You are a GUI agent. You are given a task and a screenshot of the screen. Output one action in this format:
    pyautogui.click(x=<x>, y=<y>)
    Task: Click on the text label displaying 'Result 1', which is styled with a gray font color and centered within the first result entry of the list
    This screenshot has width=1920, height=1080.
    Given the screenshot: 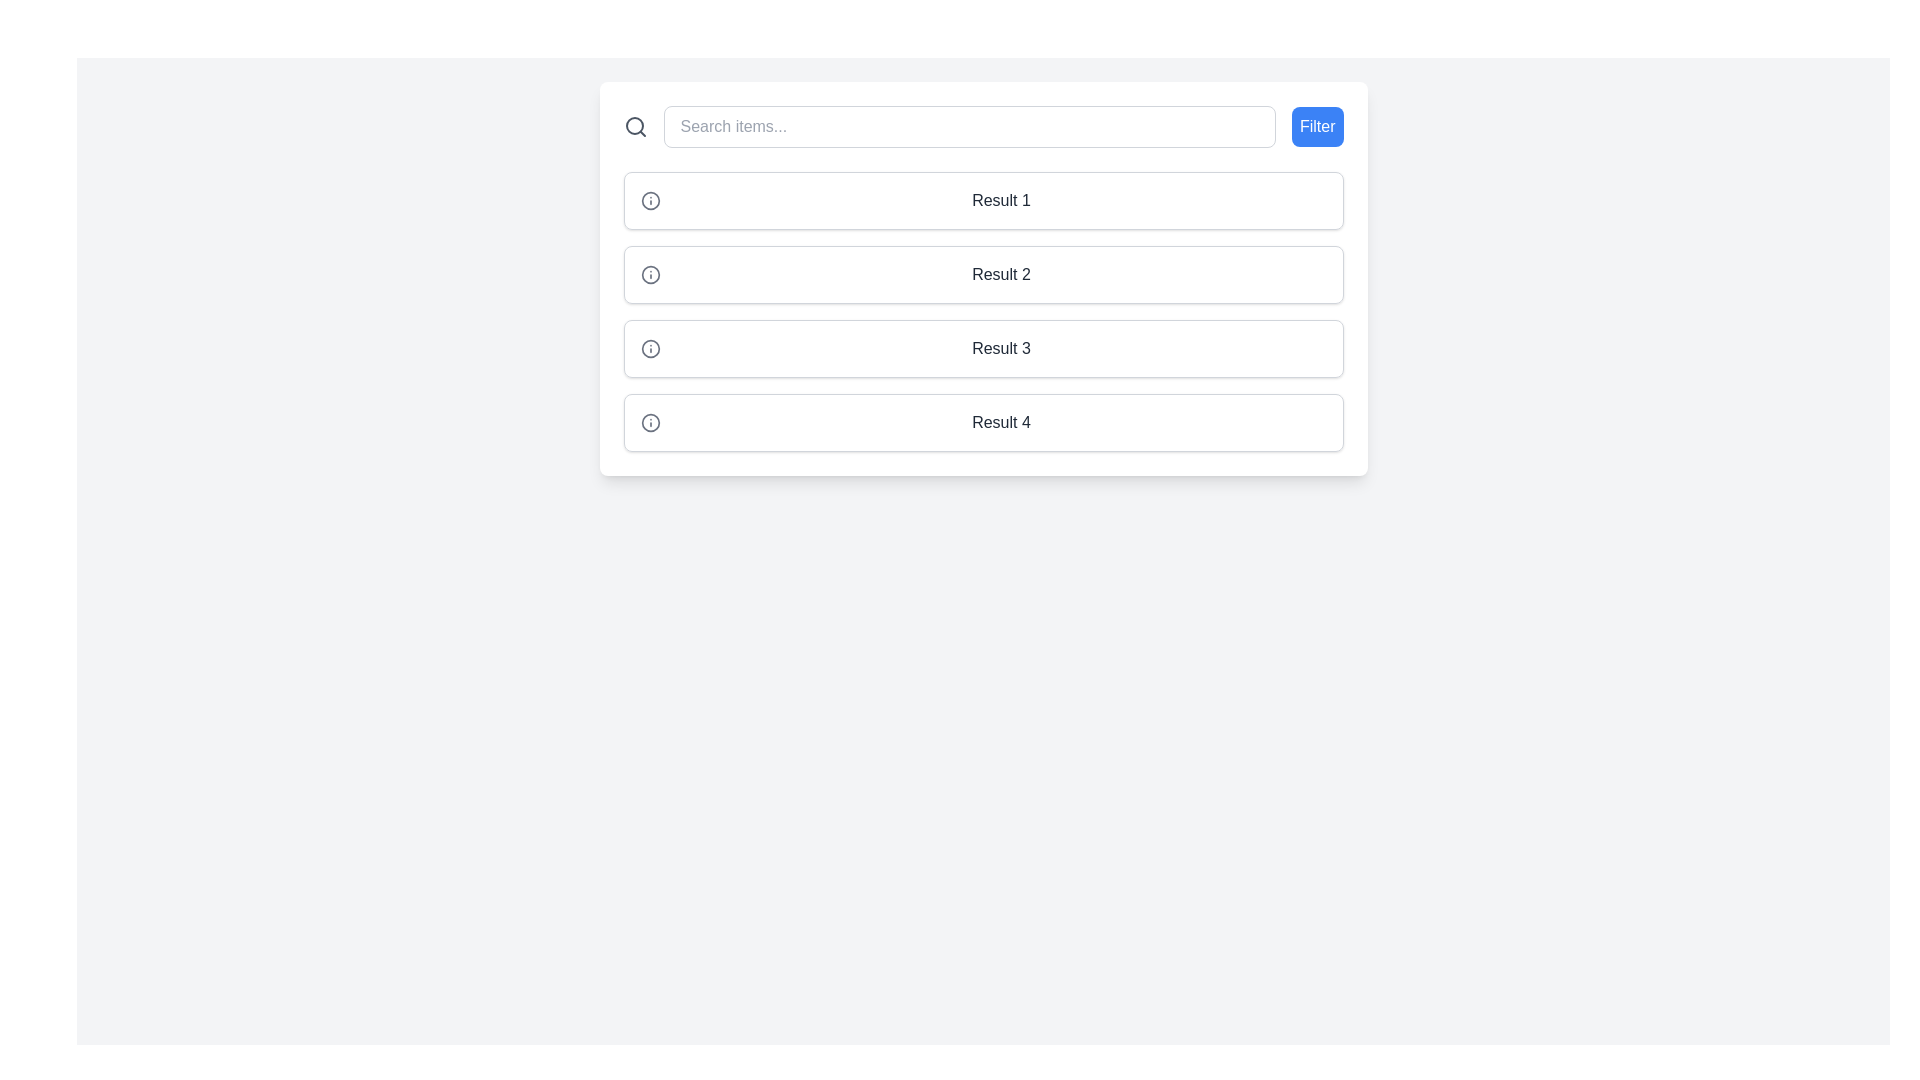 What is the action you would take?
    pyautogui.click(x=1001, y=200)
    